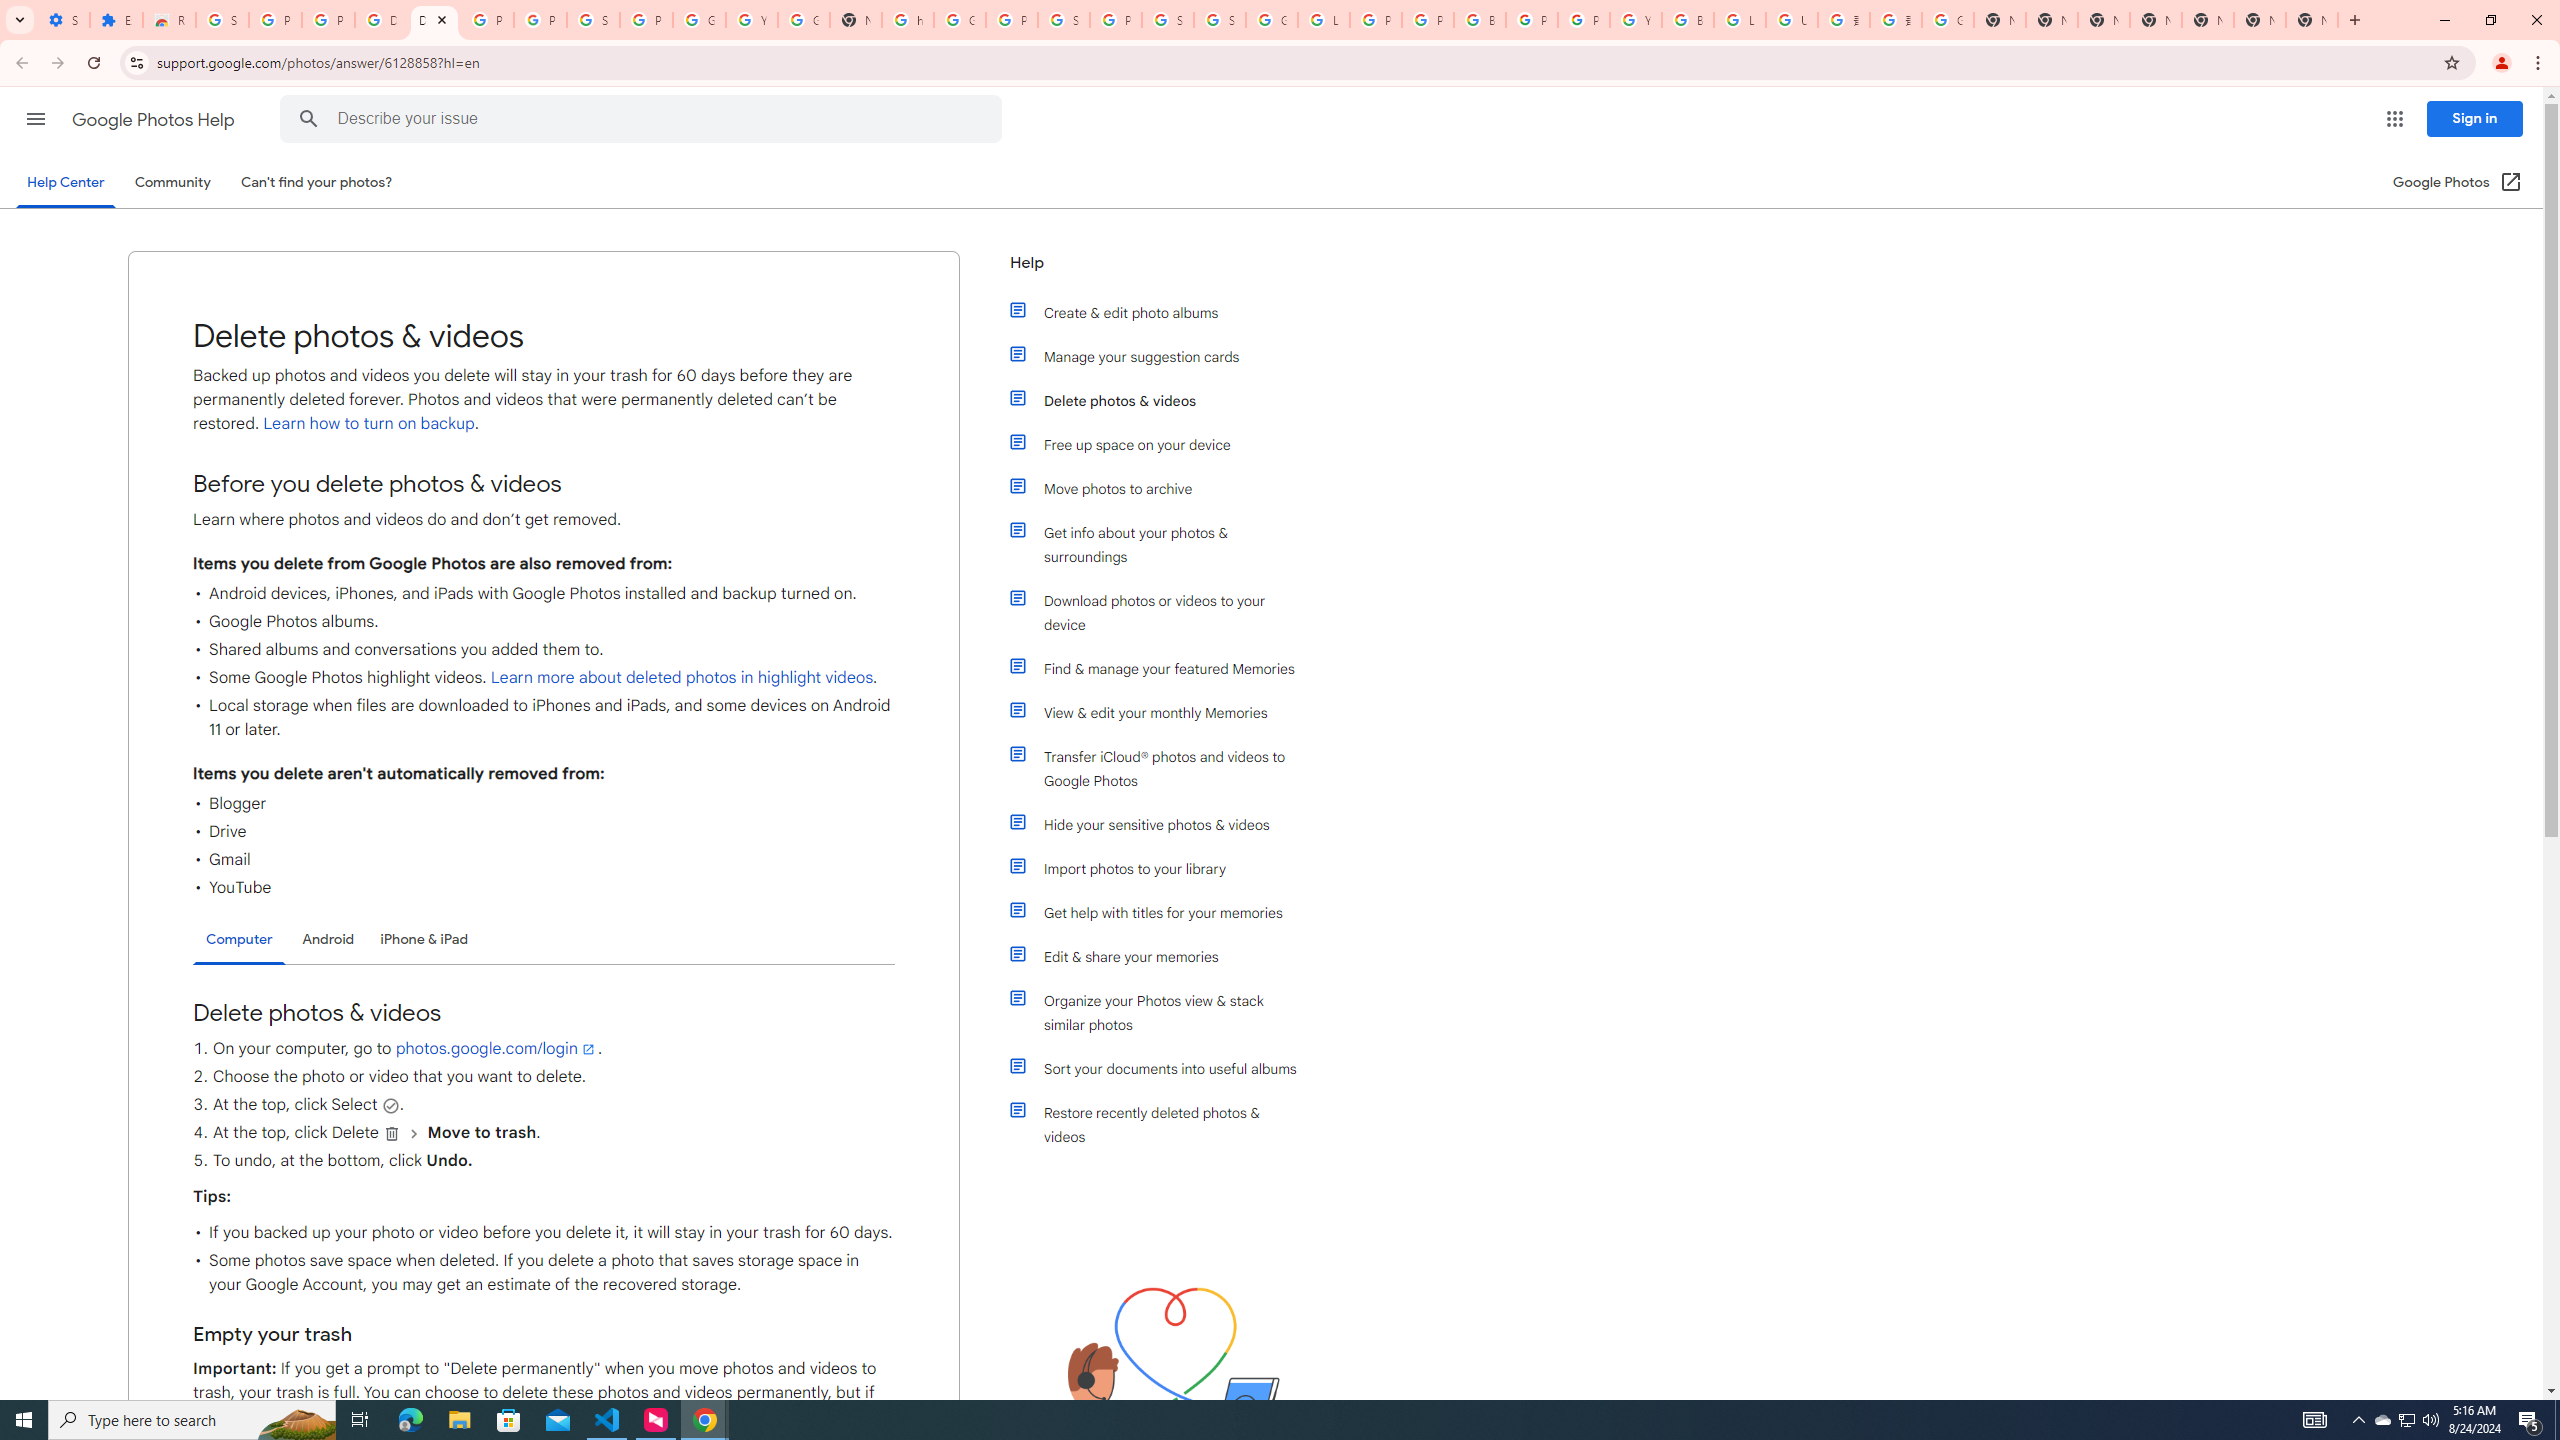  Describe the element at coordinates (1162, 356) in the screenshot. I see `'Manage your suggestion cards'` at that location.